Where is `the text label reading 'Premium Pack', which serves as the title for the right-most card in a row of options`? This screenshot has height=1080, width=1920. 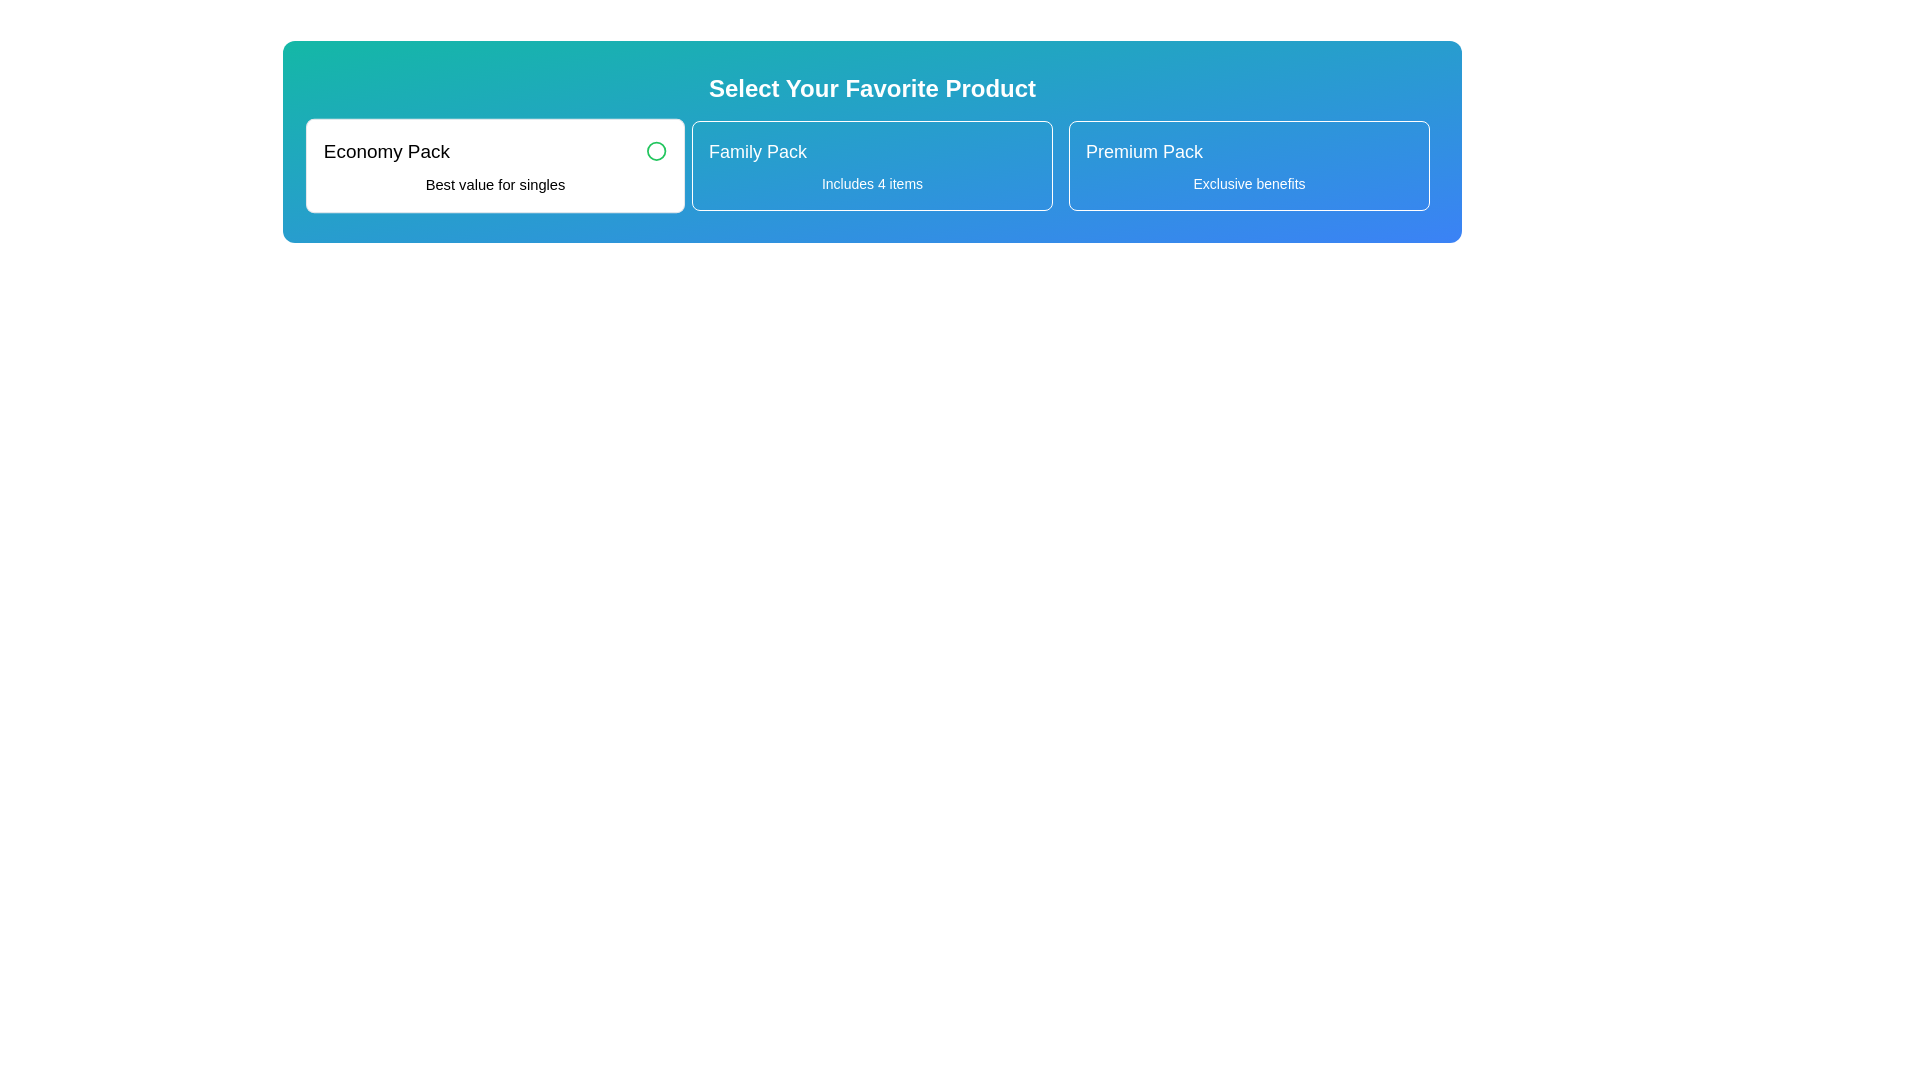
the text label reading 'Premium Pack', which serves as the title for the right-most card in a row of options is located at coordinates (1144, 150).